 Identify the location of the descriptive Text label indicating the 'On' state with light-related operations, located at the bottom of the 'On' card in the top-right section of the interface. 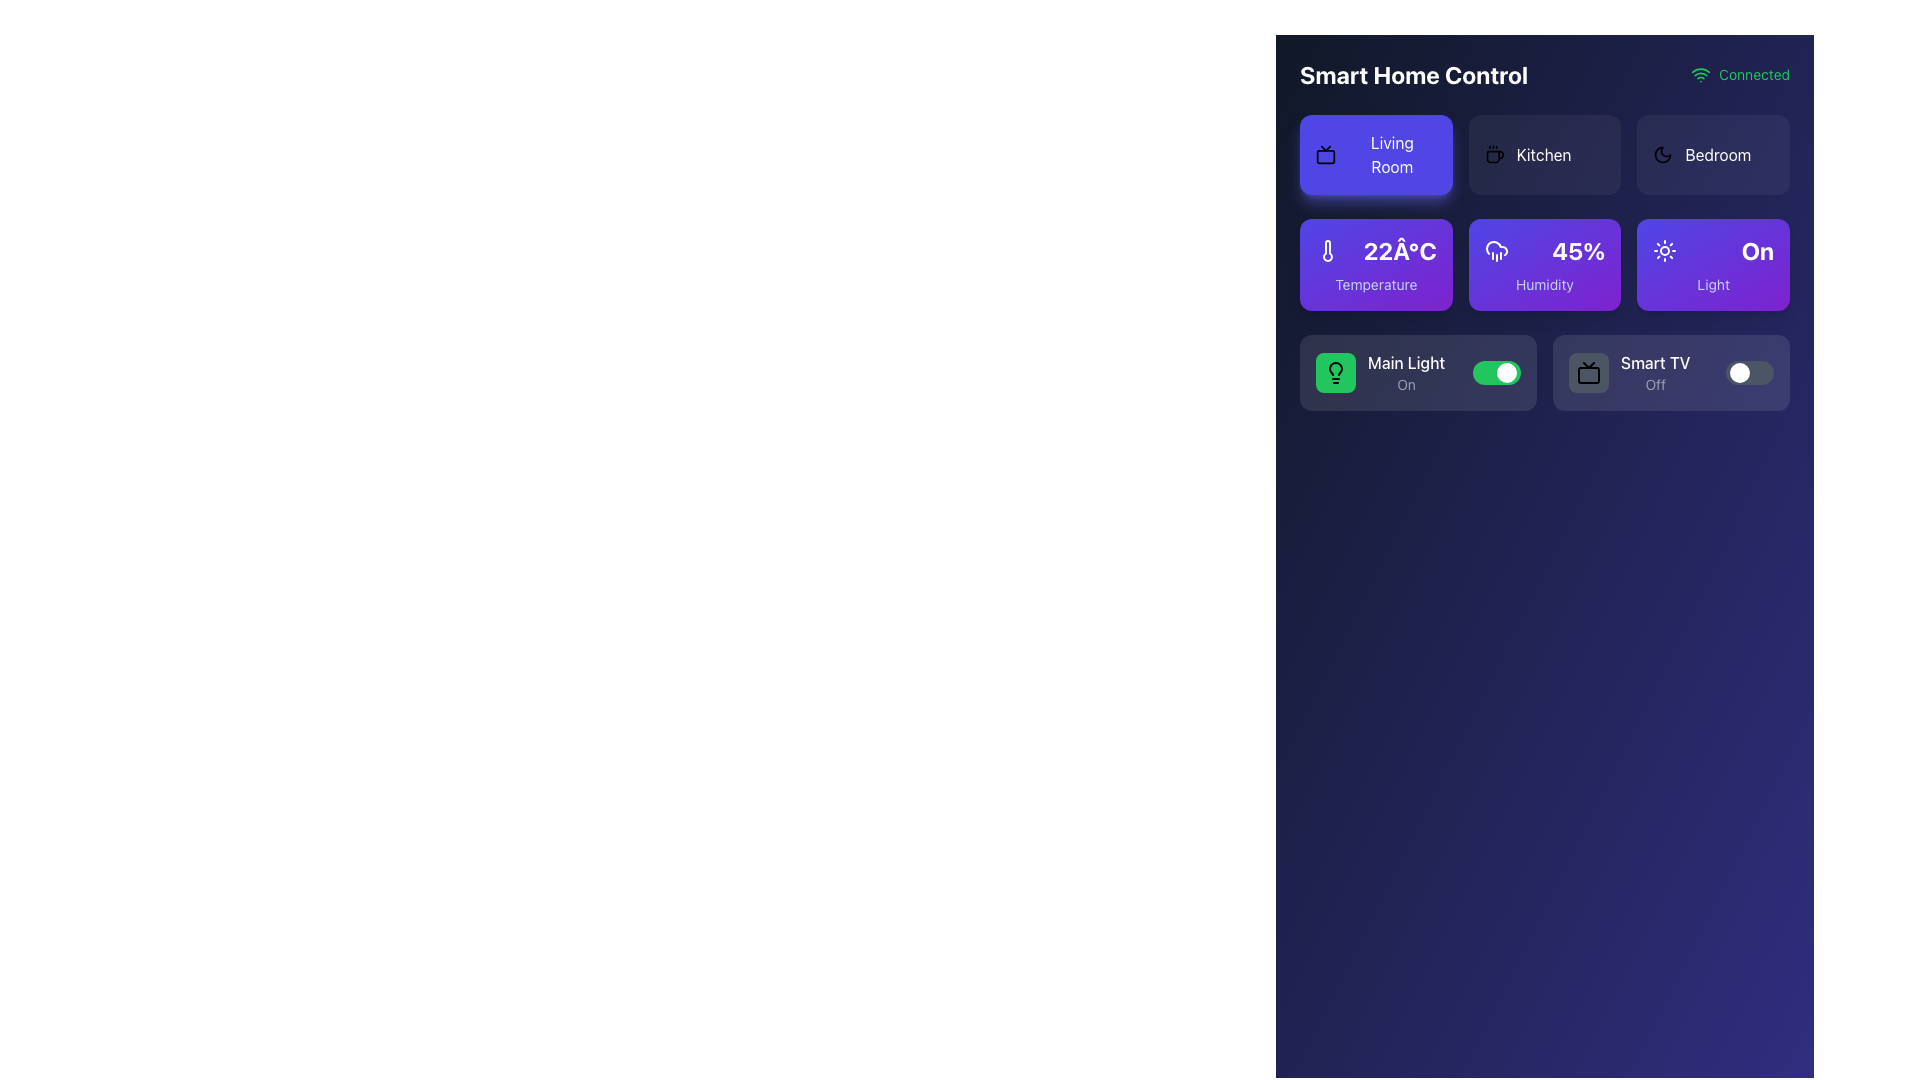
(1712, 285).